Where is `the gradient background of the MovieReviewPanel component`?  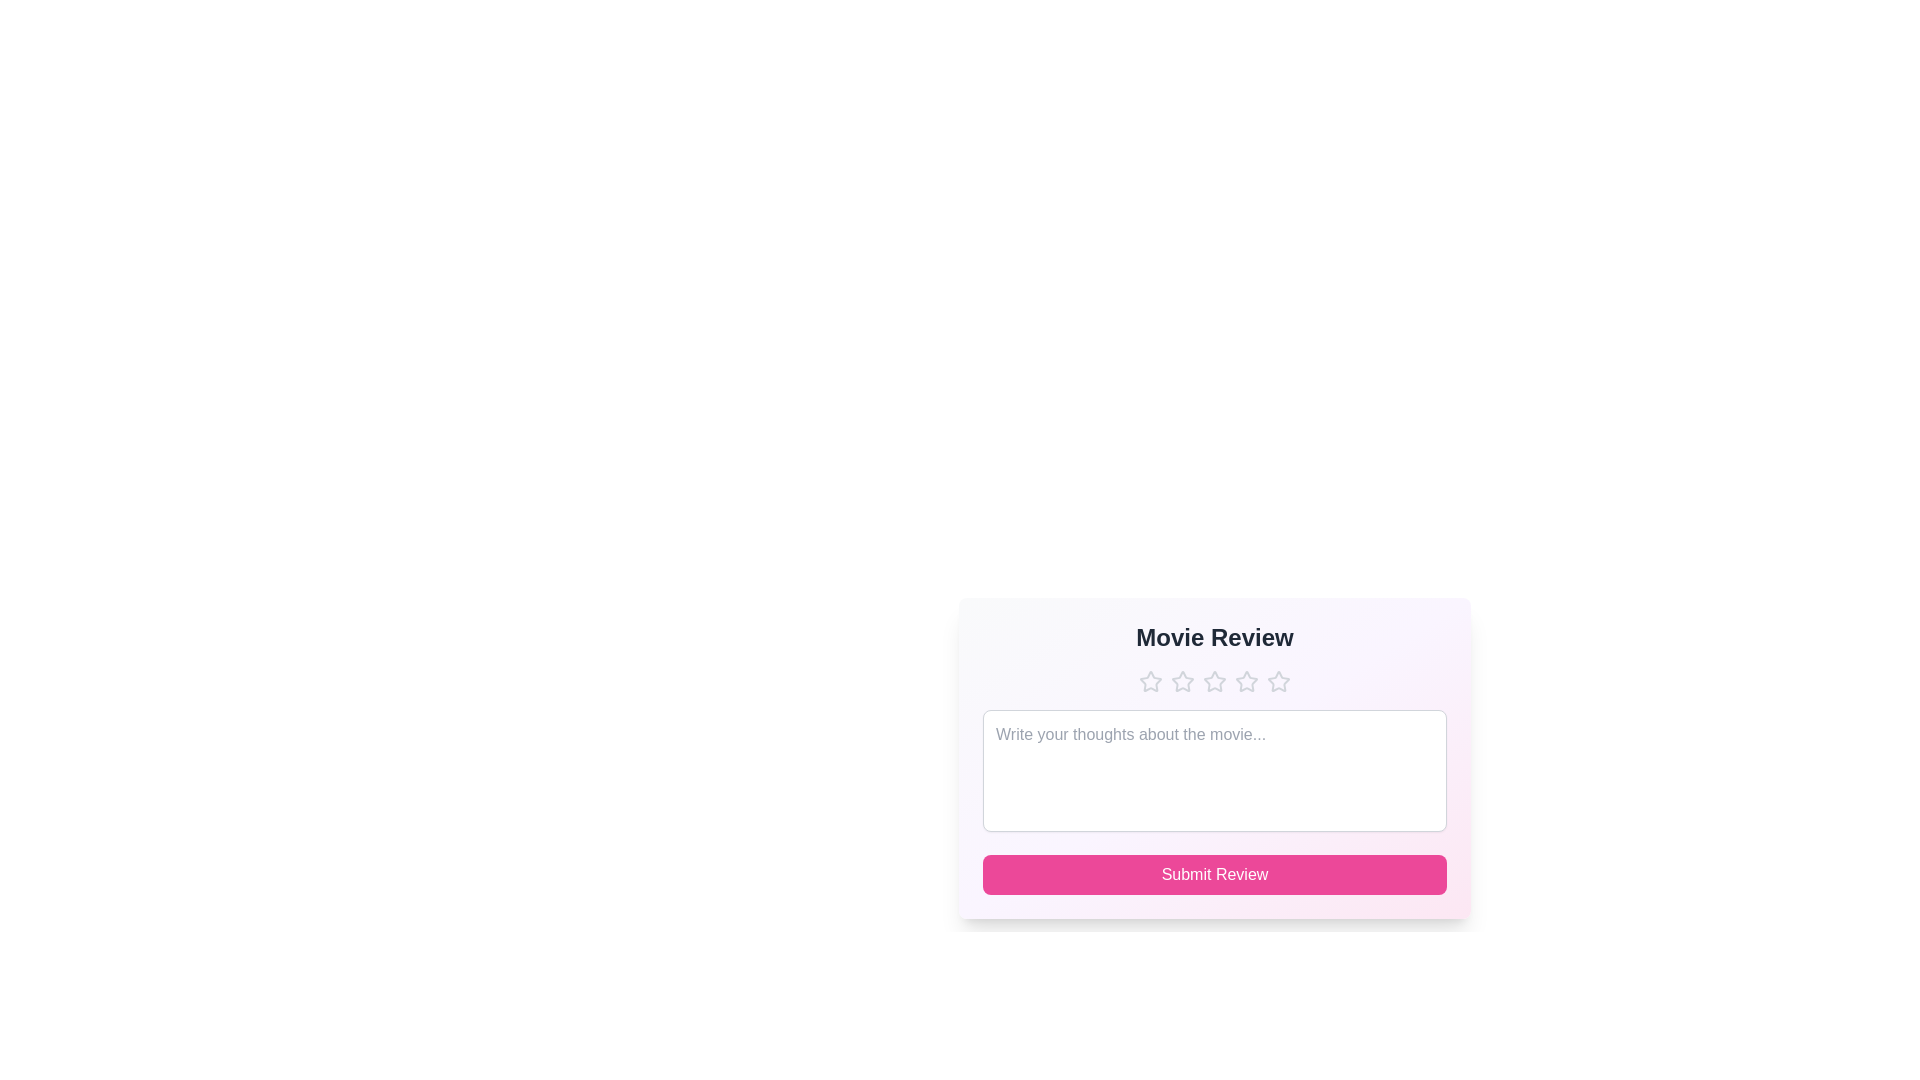 the gradient background of the MovieReviewPanel component is located at coordinates (1213, 758).